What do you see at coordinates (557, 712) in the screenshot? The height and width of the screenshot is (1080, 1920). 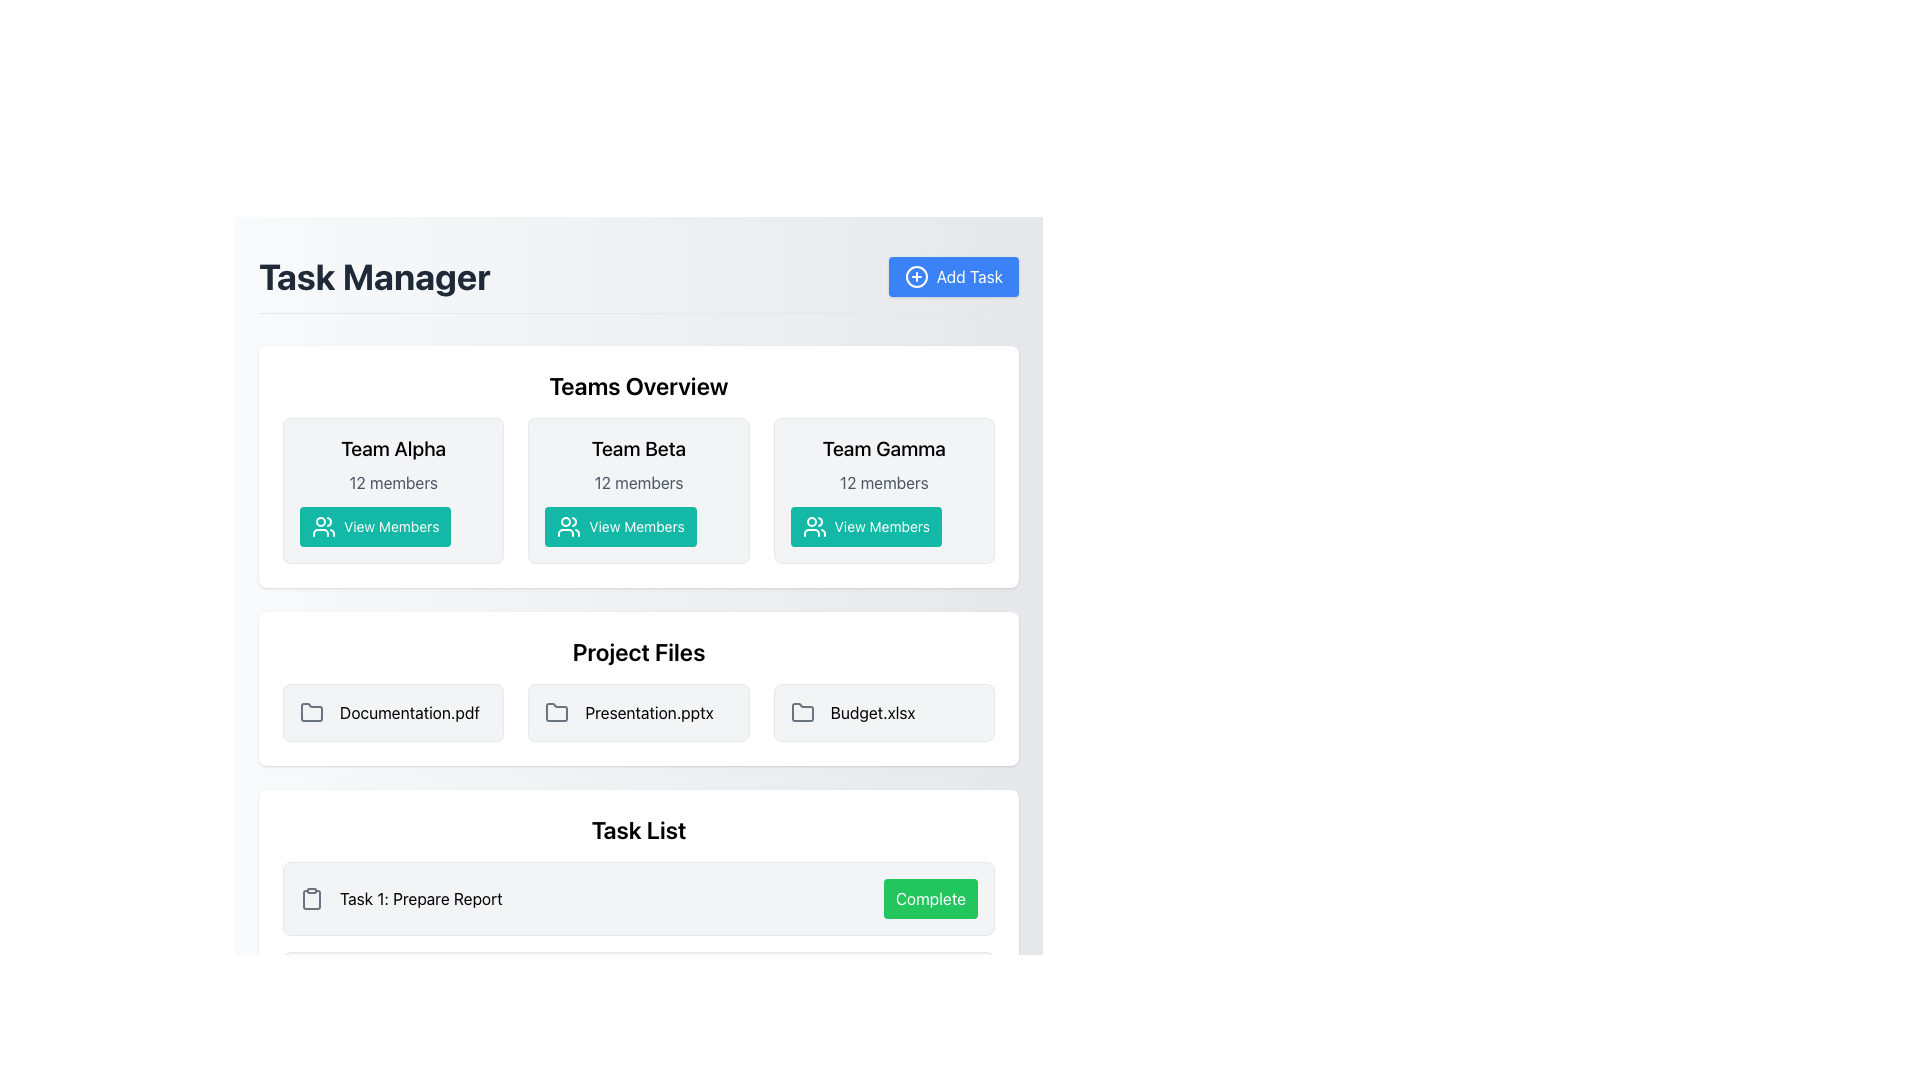 I see `the folder icon located in the 'Project Files' section, adjacent to 'Presentation.pptx'` at bounding box center [557, 712].